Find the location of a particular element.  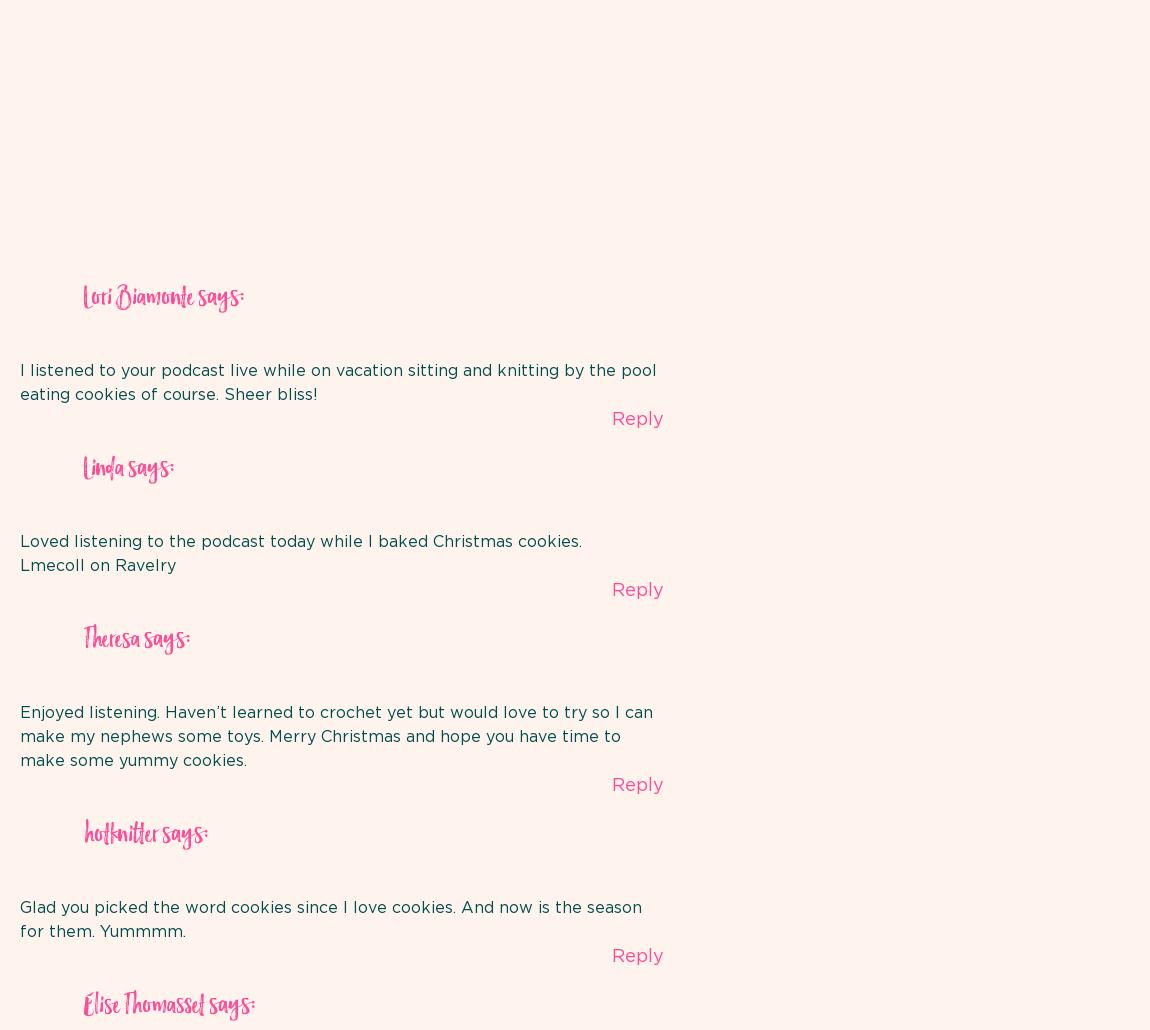

'hotknitter' is located at coordinates (82, 833).